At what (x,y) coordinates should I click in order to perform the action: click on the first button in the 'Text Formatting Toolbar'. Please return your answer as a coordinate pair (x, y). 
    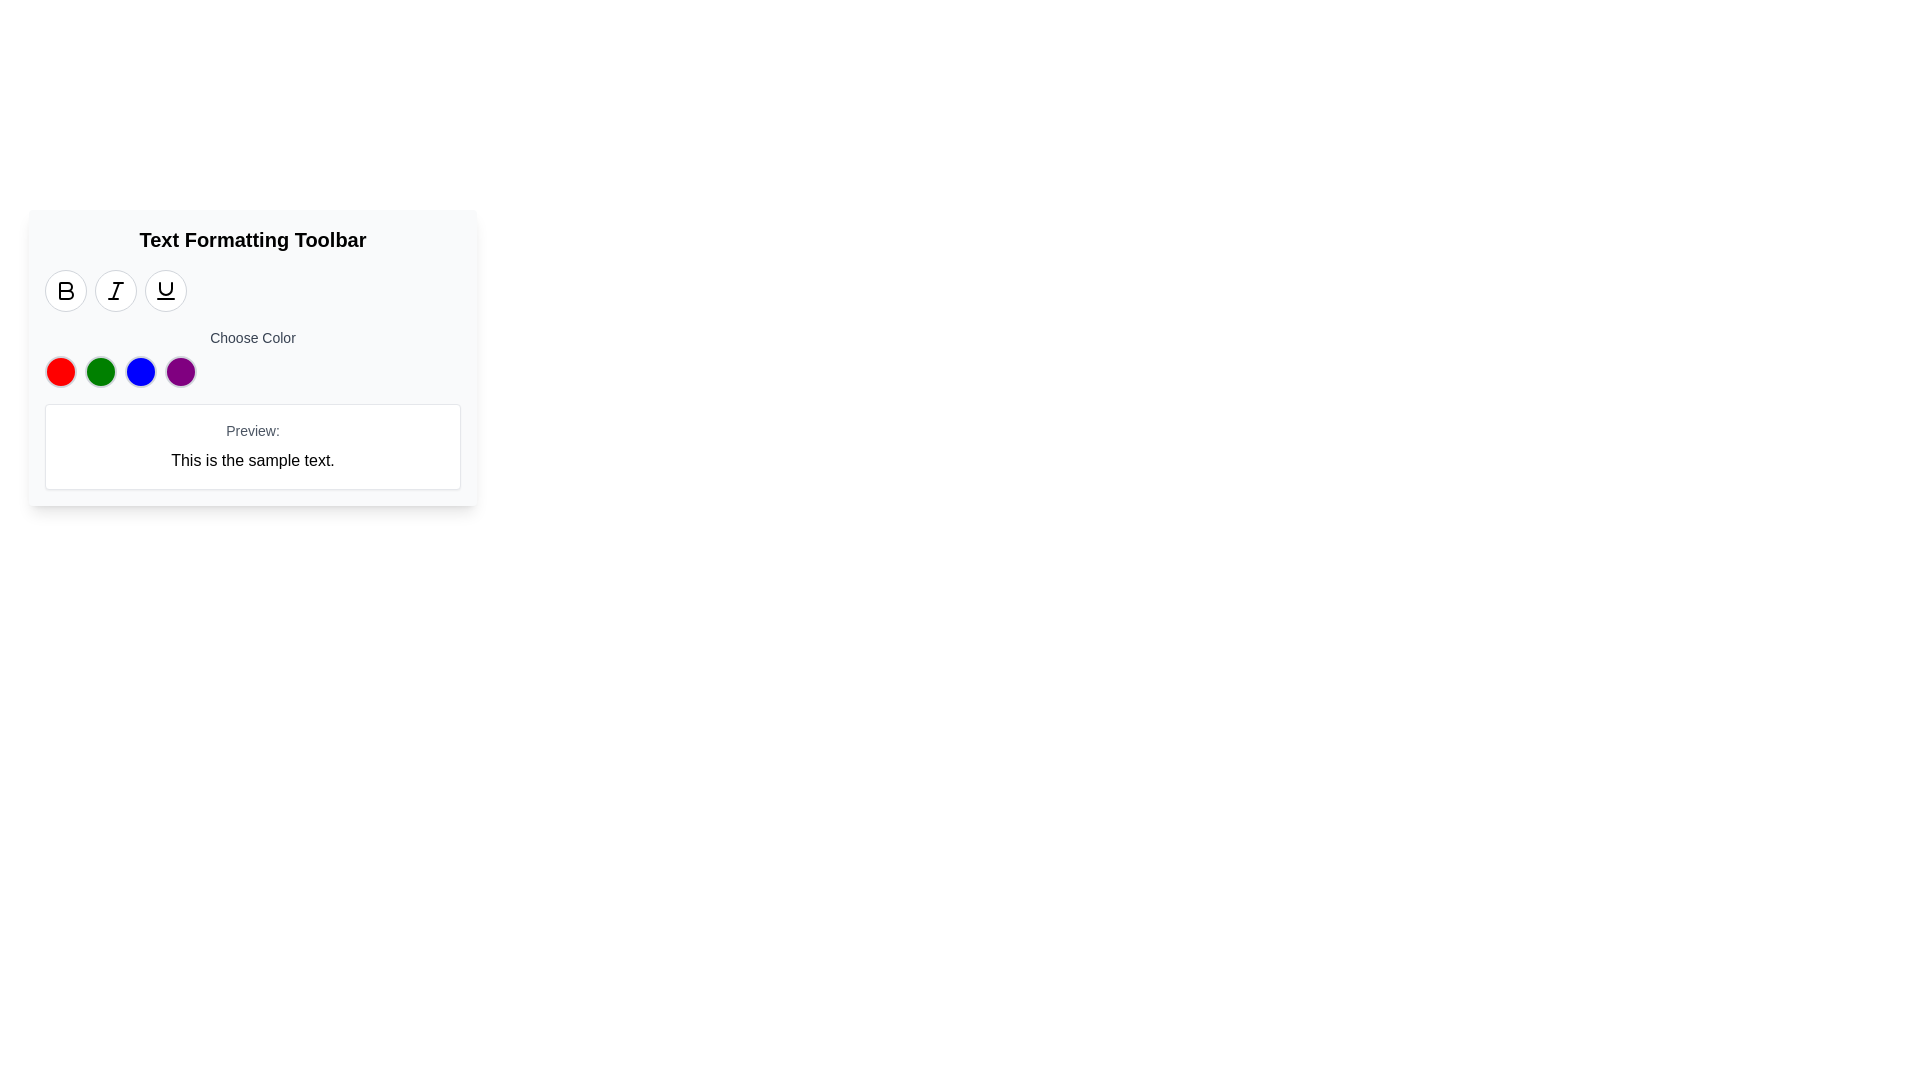
    Looking at the image, I should click on (66, 290).